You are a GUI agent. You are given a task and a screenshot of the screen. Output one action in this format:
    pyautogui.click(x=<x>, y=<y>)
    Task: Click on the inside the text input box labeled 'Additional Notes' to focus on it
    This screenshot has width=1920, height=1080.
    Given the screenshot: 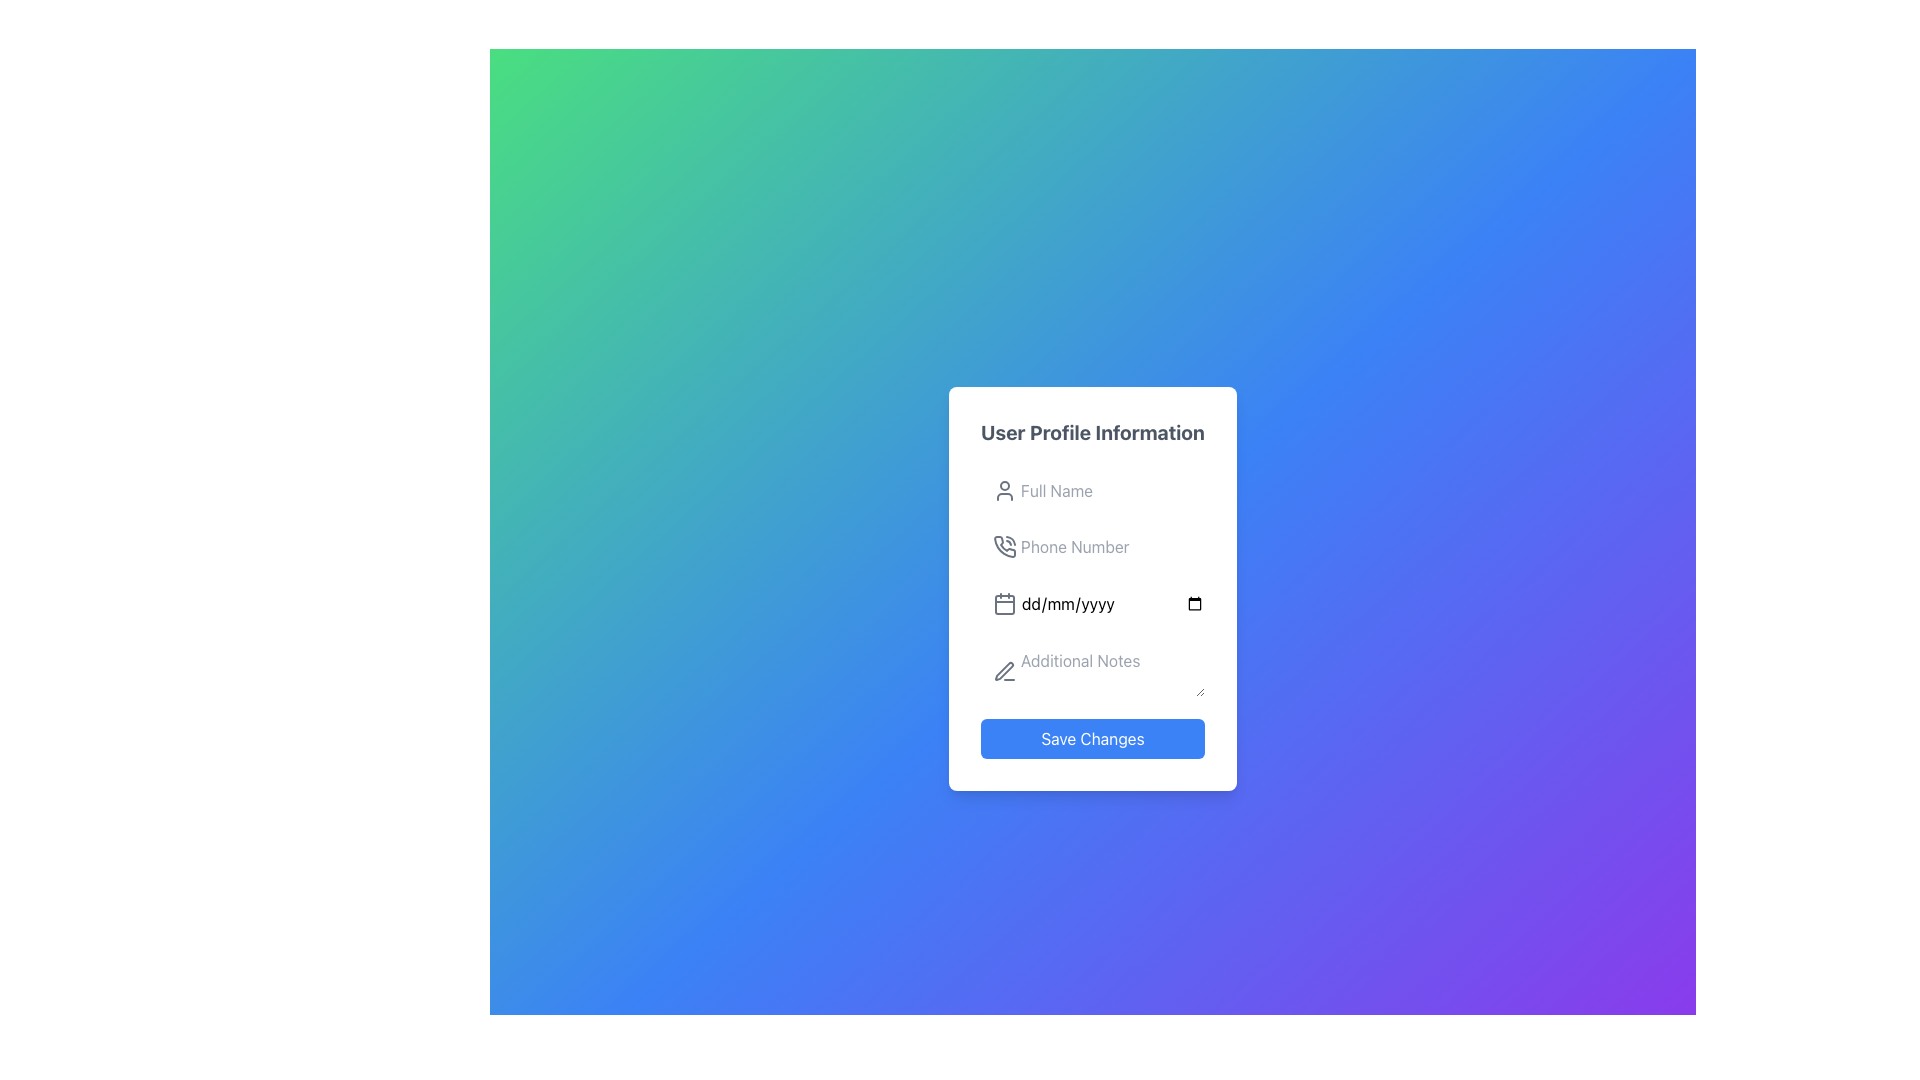 What is the action you would take?
    pyautogui.click(x=1092, y=671)
    